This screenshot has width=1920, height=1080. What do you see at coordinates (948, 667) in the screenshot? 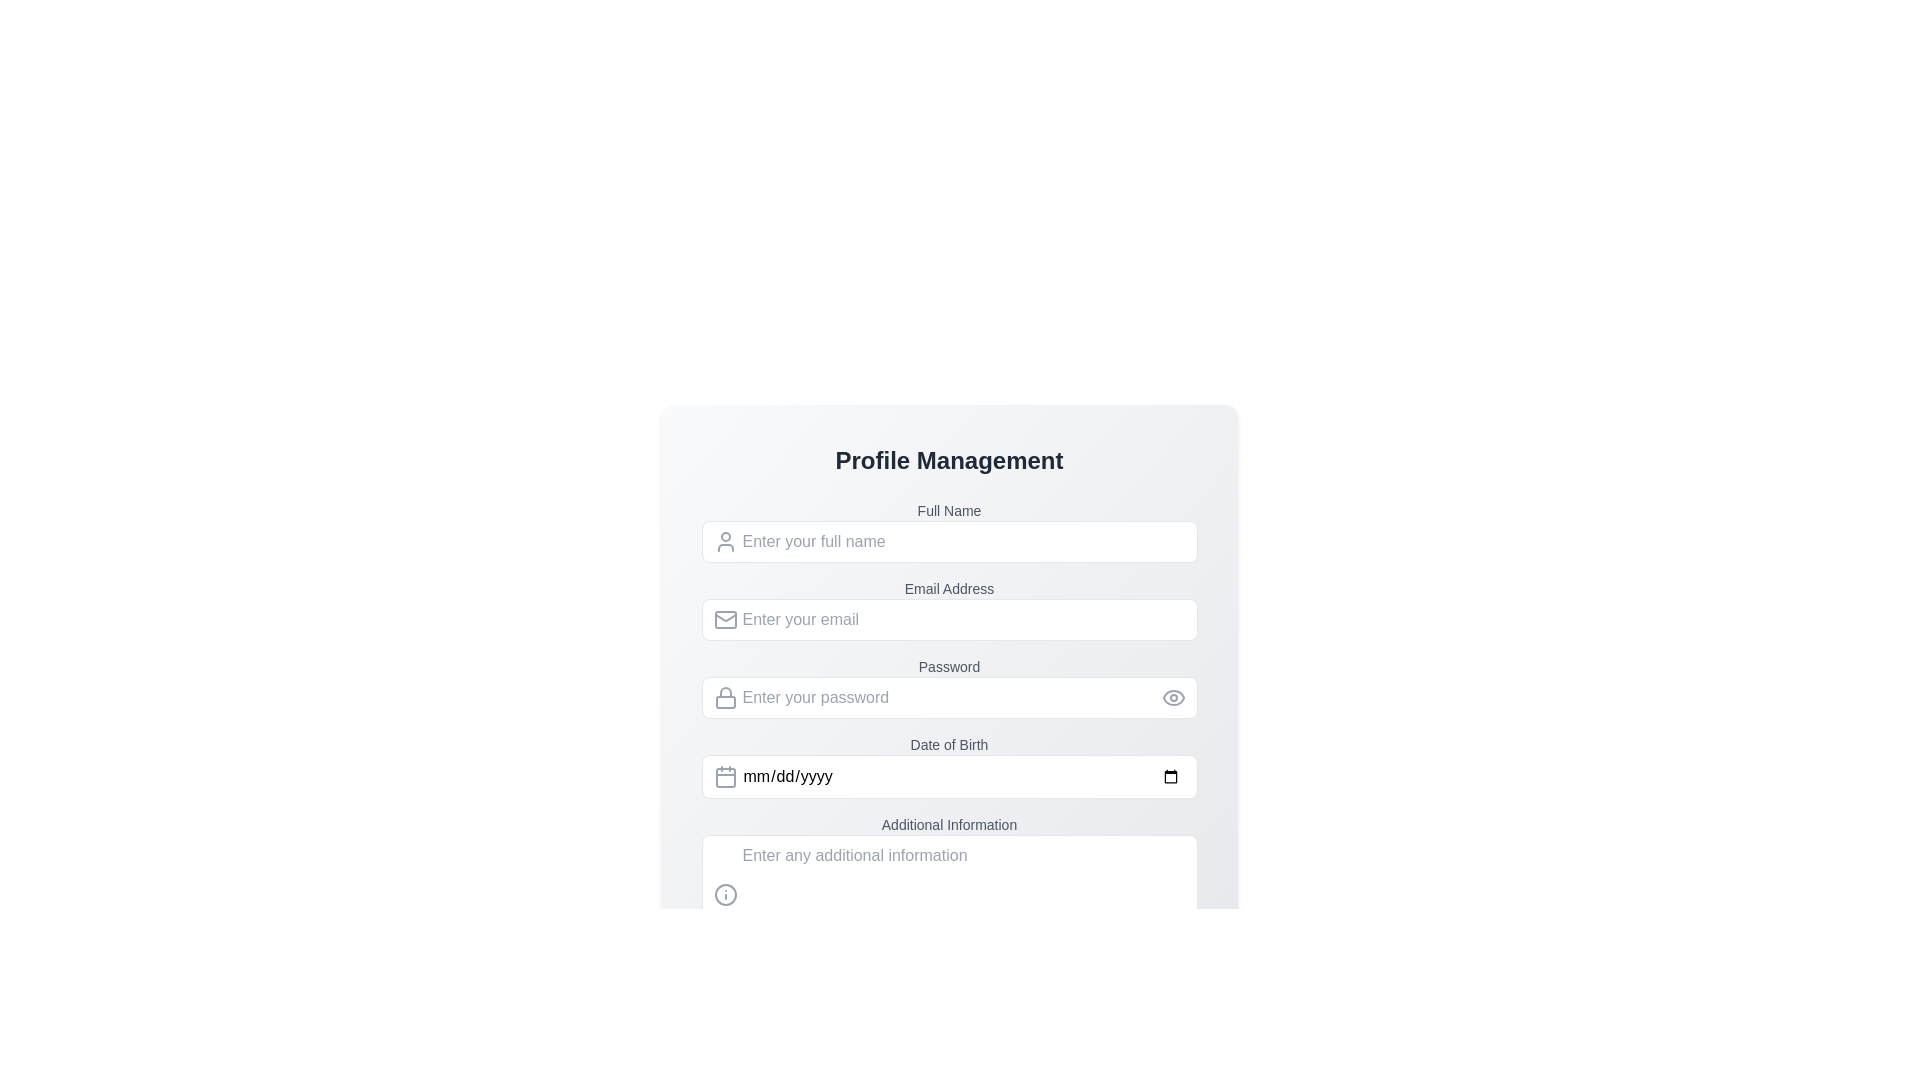
I see `the Text Label that prompts users for their password, located directly above the password input field` at bounding box center [948, 667].